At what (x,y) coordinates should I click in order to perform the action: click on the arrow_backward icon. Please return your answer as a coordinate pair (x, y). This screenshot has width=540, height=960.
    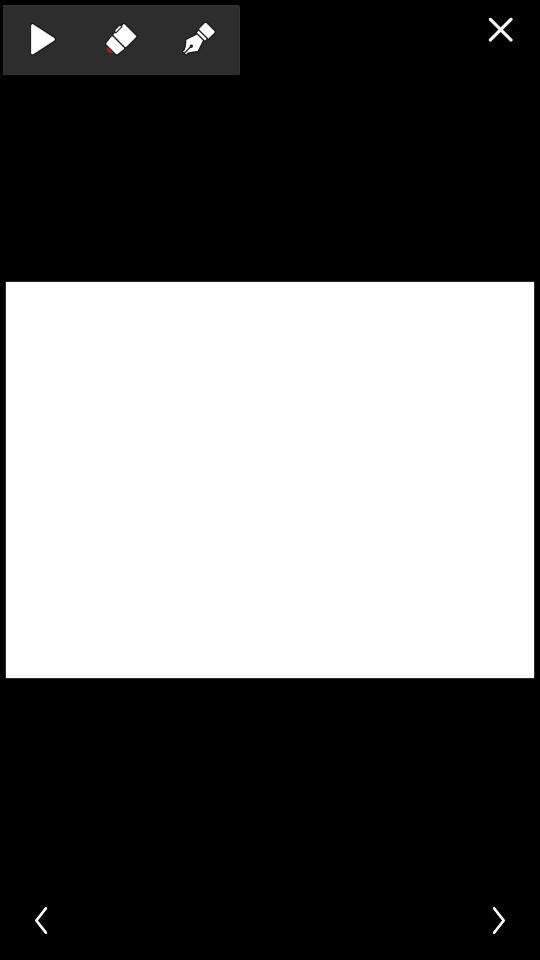
    Looking at the image, I should click on (39, 920).